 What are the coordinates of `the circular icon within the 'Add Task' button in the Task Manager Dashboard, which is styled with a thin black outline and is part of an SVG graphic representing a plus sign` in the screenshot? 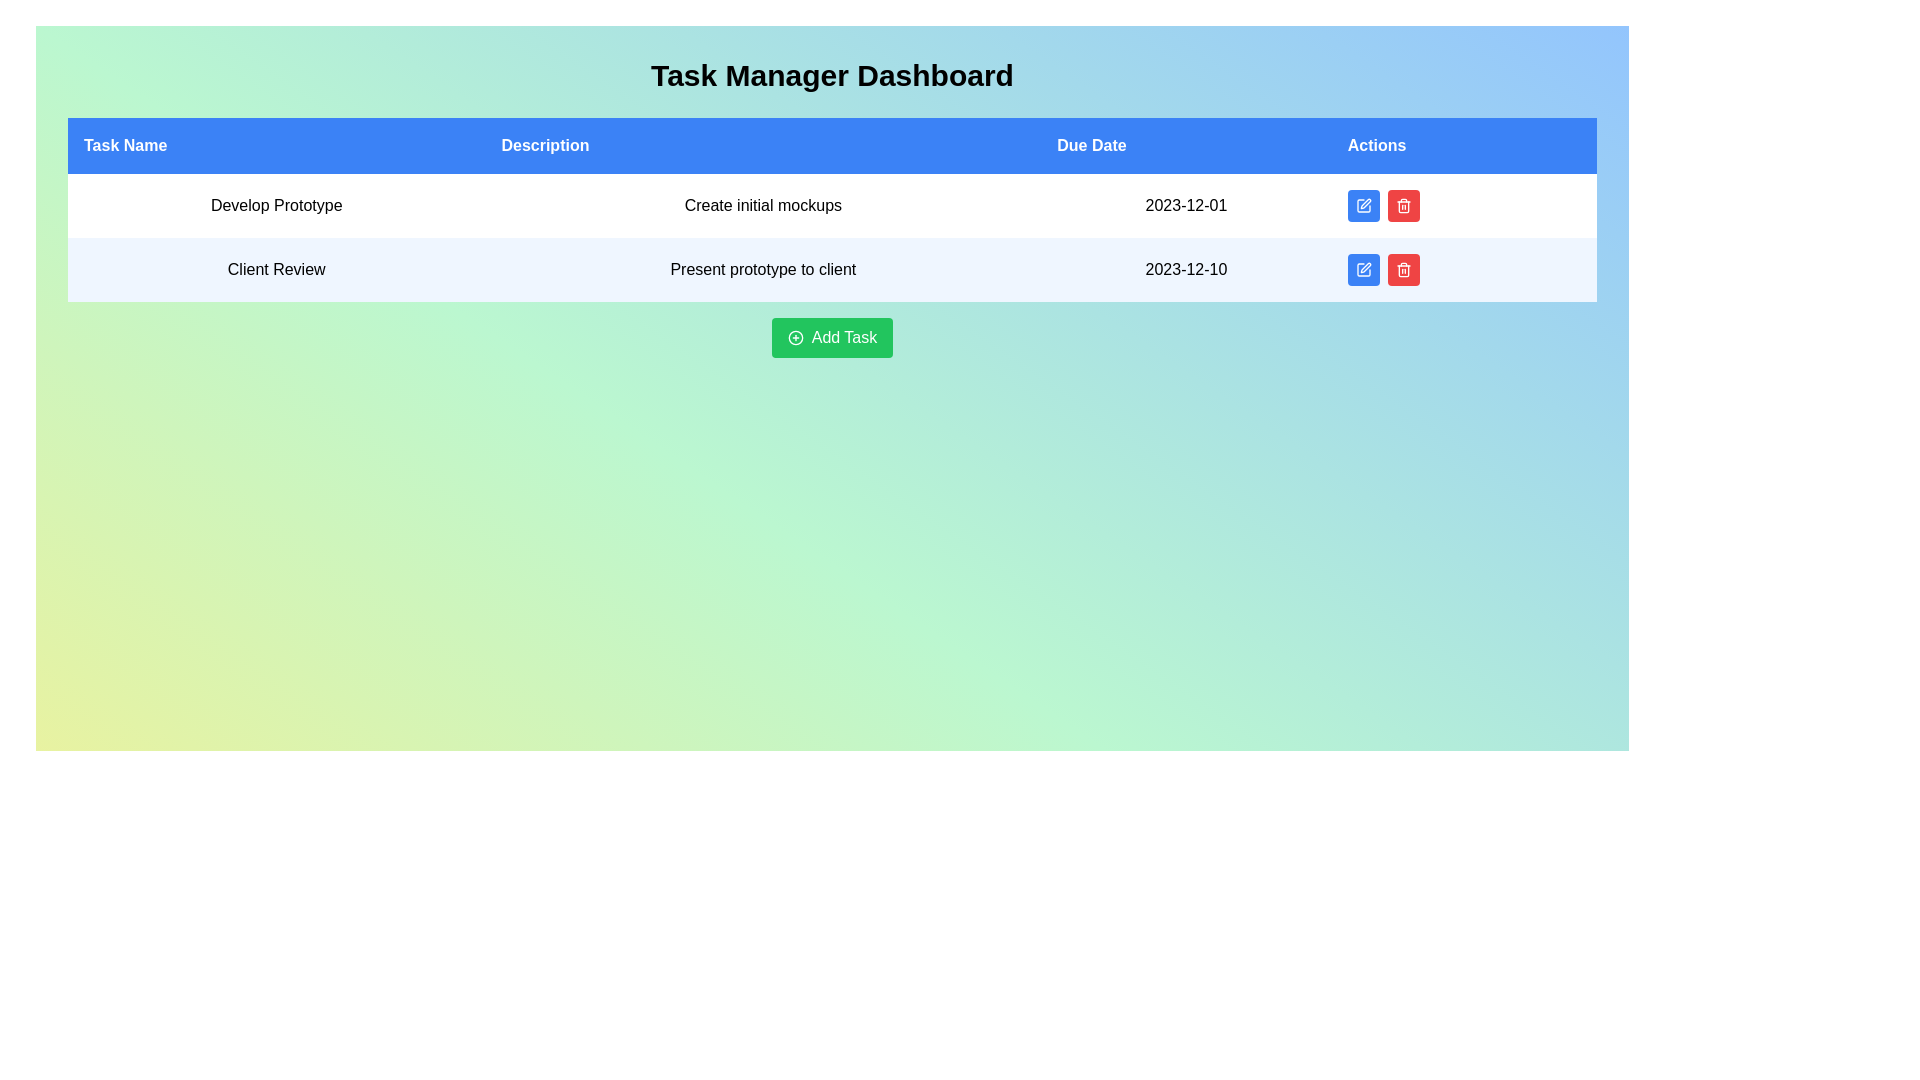 It's located at (794, 337).